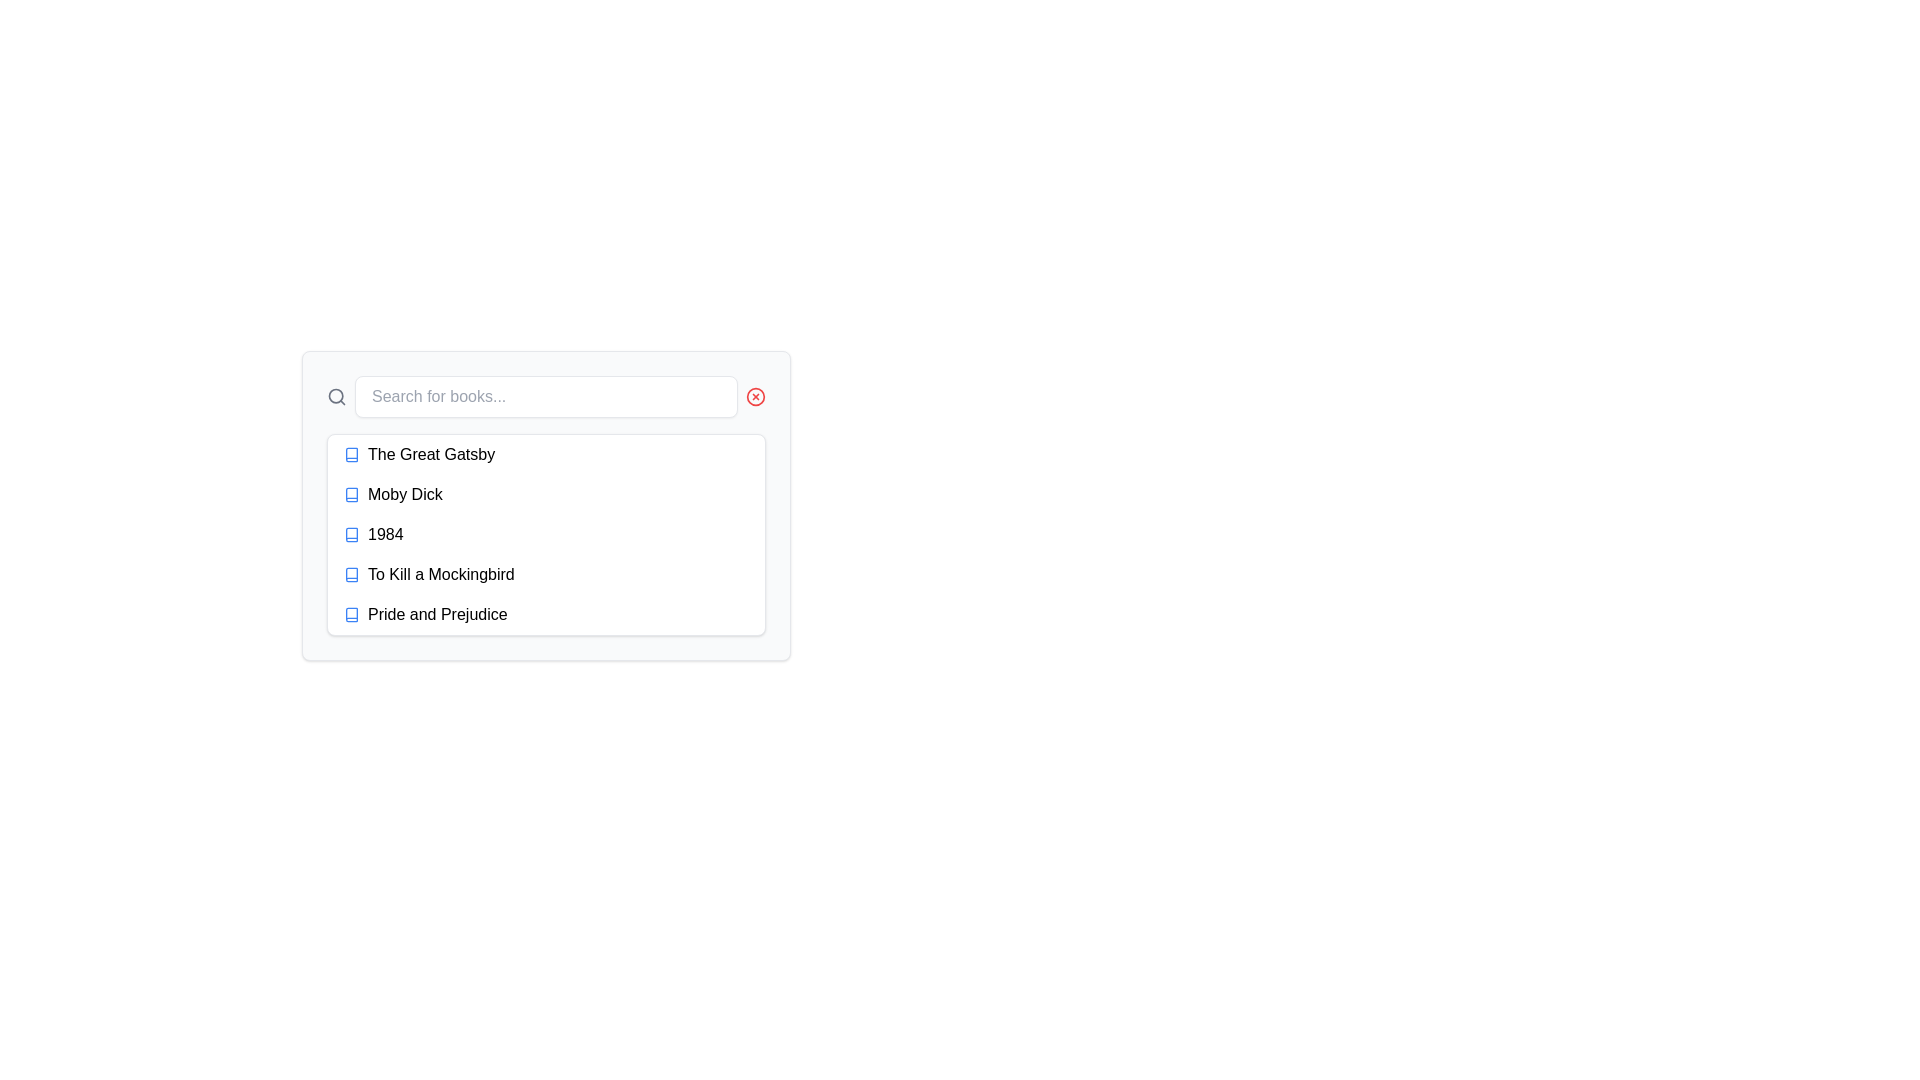 Image resolution: width=1920 pixels, height=1080 pixels. What do you see at coordinates (546, 613) in the screenshot?
I see `the list item representing the book title 'Pride and Prejudice', which is the last item in a vertical list of book titles` at bounding box center [546, 613].